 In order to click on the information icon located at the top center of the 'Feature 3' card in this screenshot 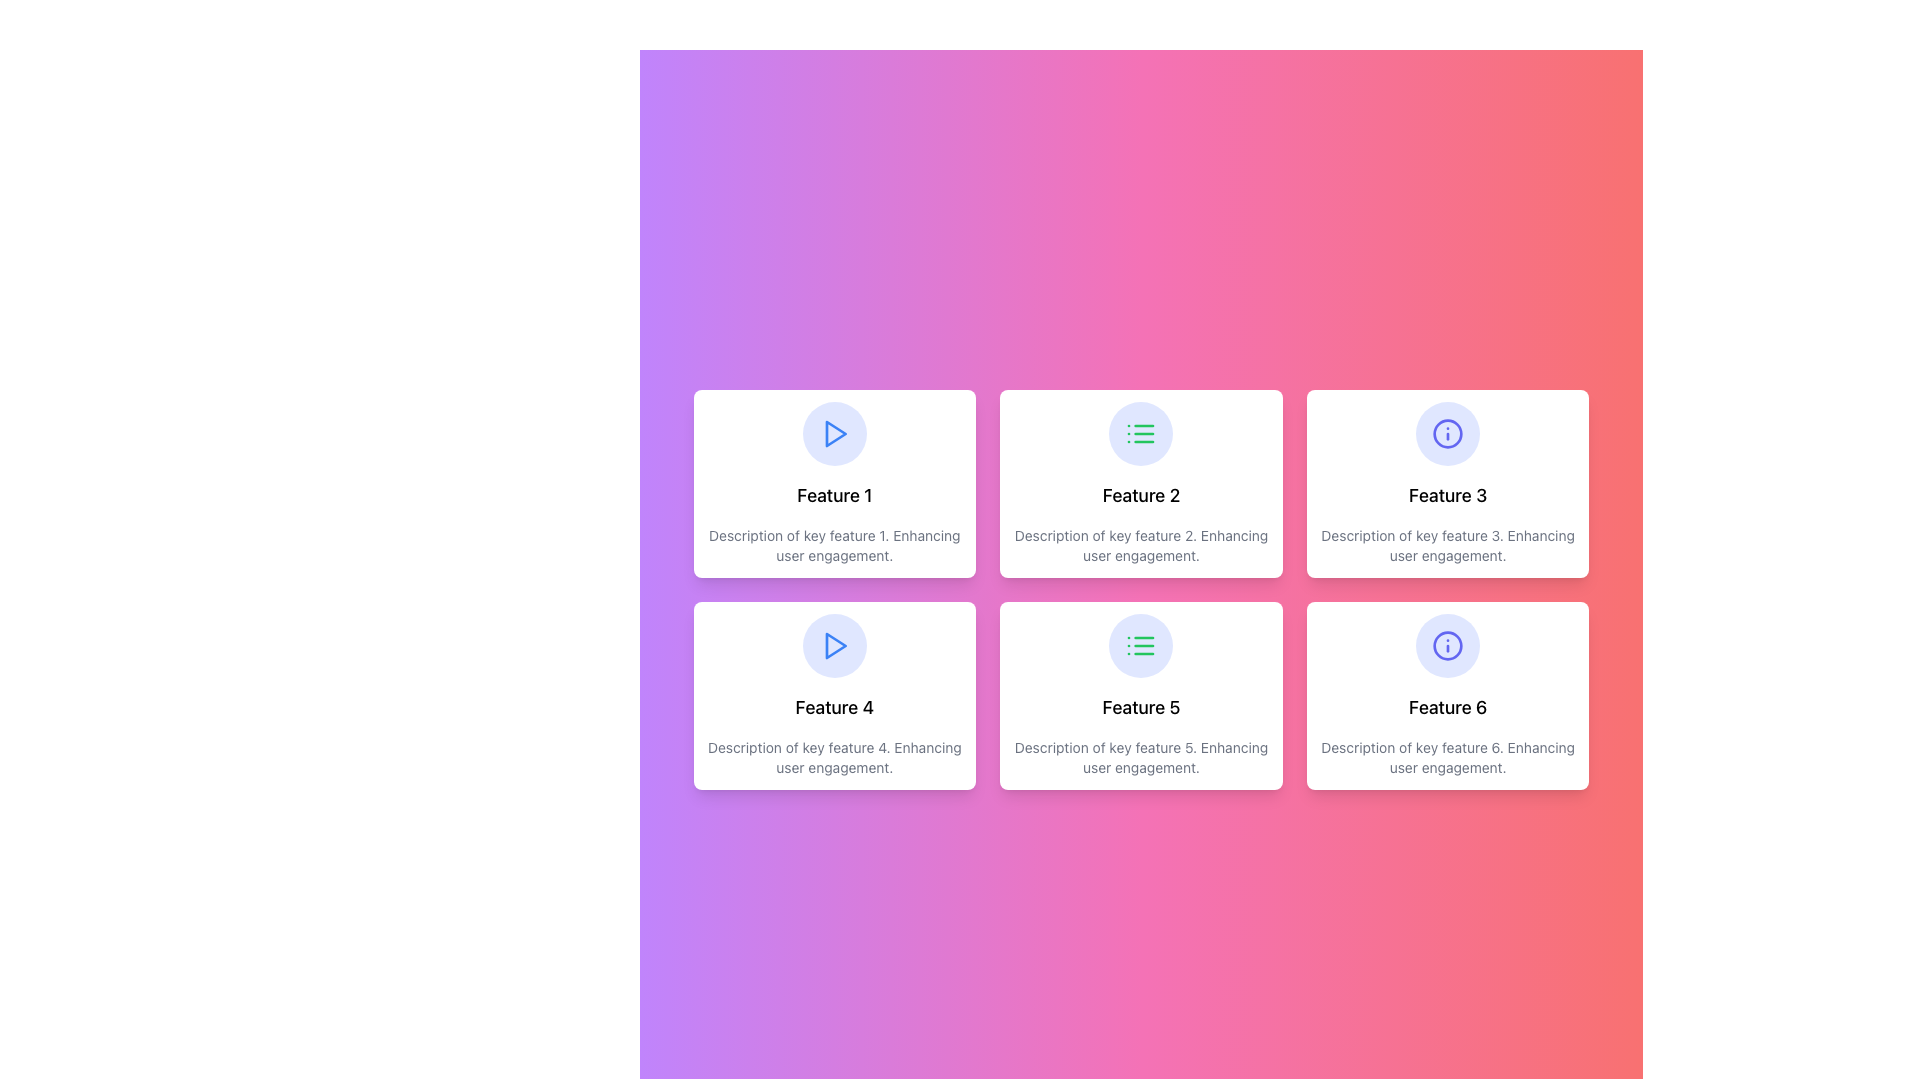, I will do `click(1448, 433)`.